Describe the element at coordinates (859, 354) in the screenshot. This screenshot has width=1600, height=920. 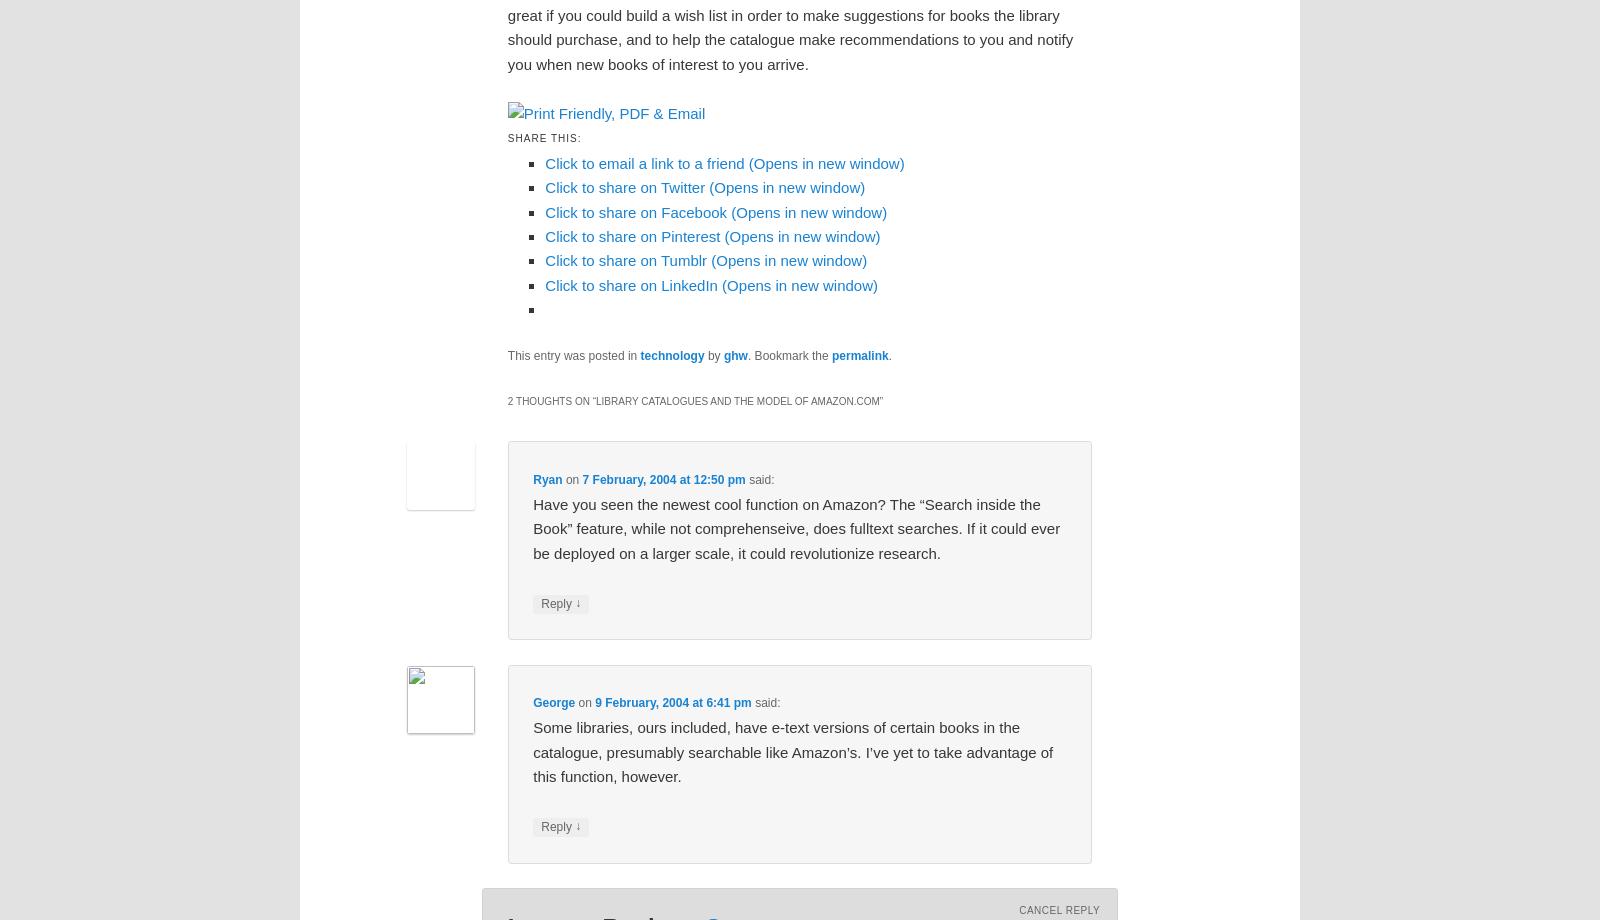
I see `'permalink'` at that location.